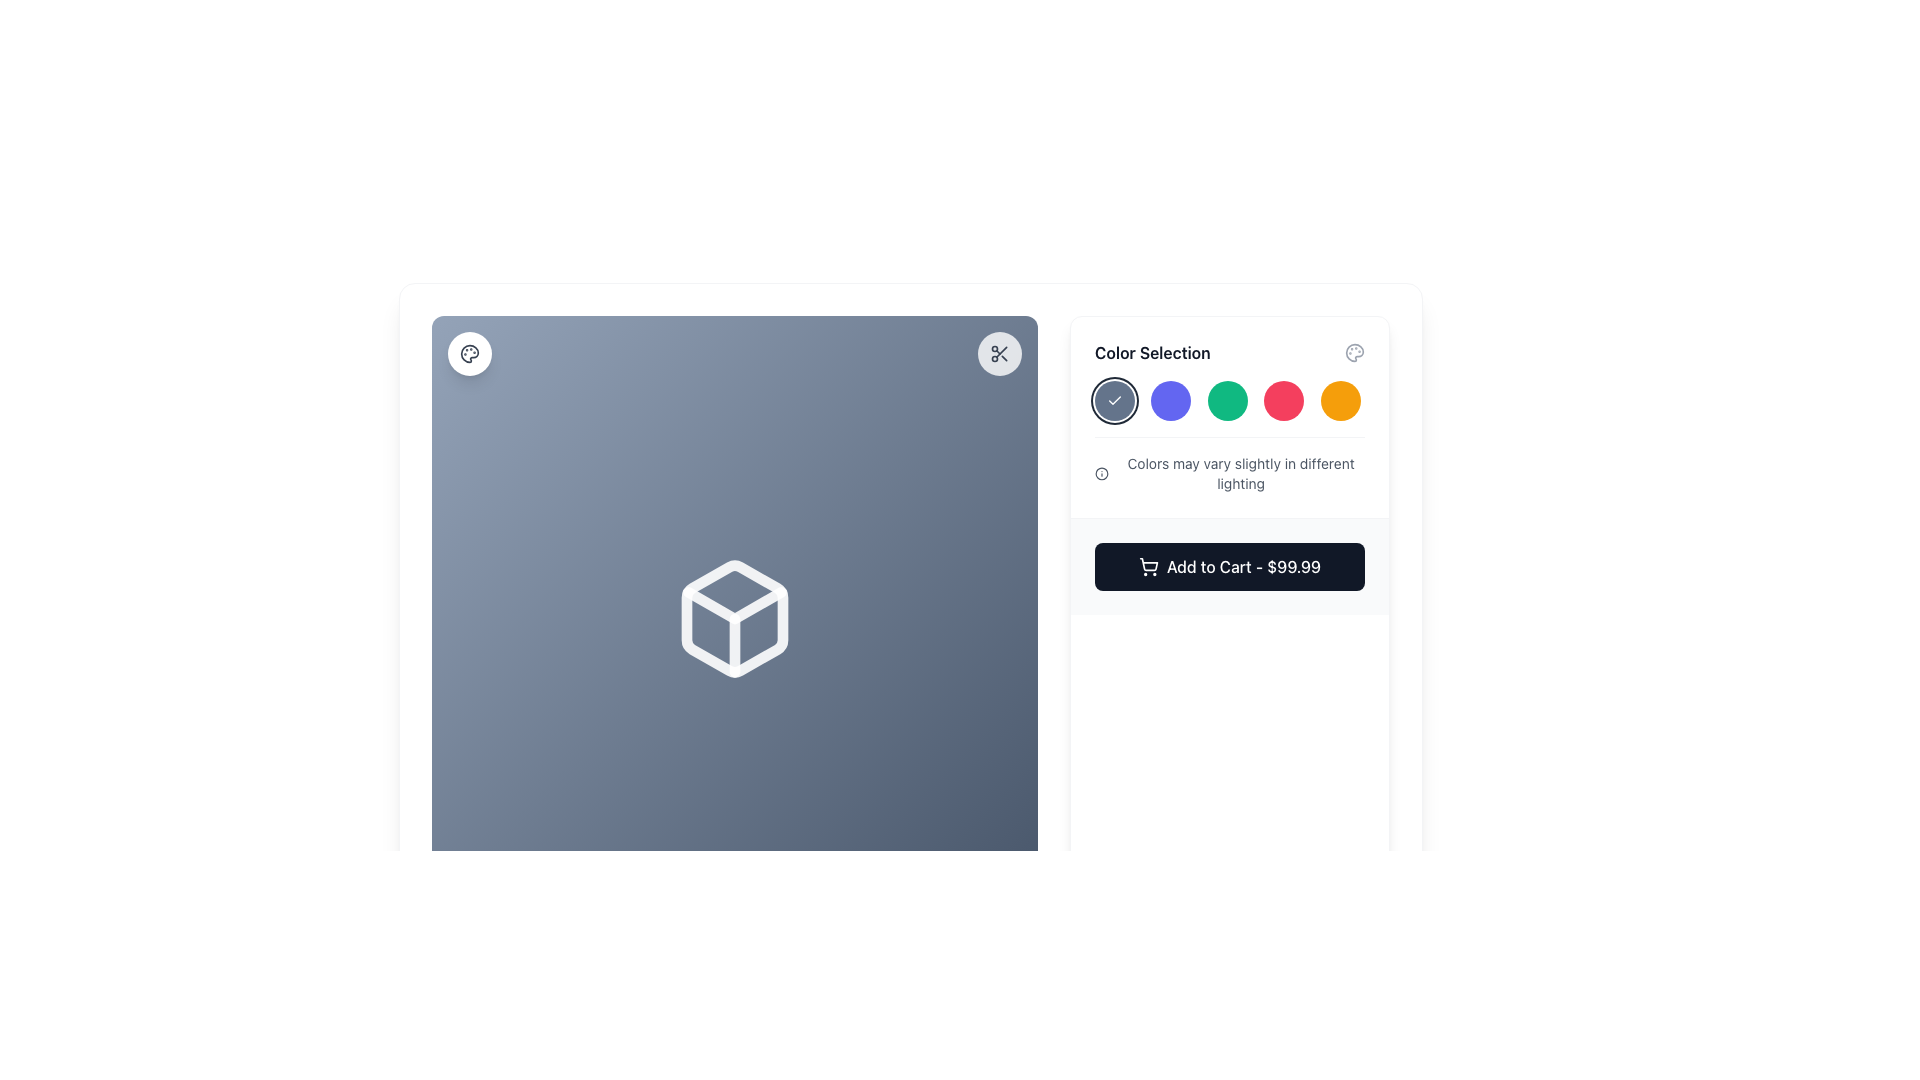  I want to click on the color/style selection toggle button located in the top-left corner above the central icon within the gradient background, so click(469, 353).